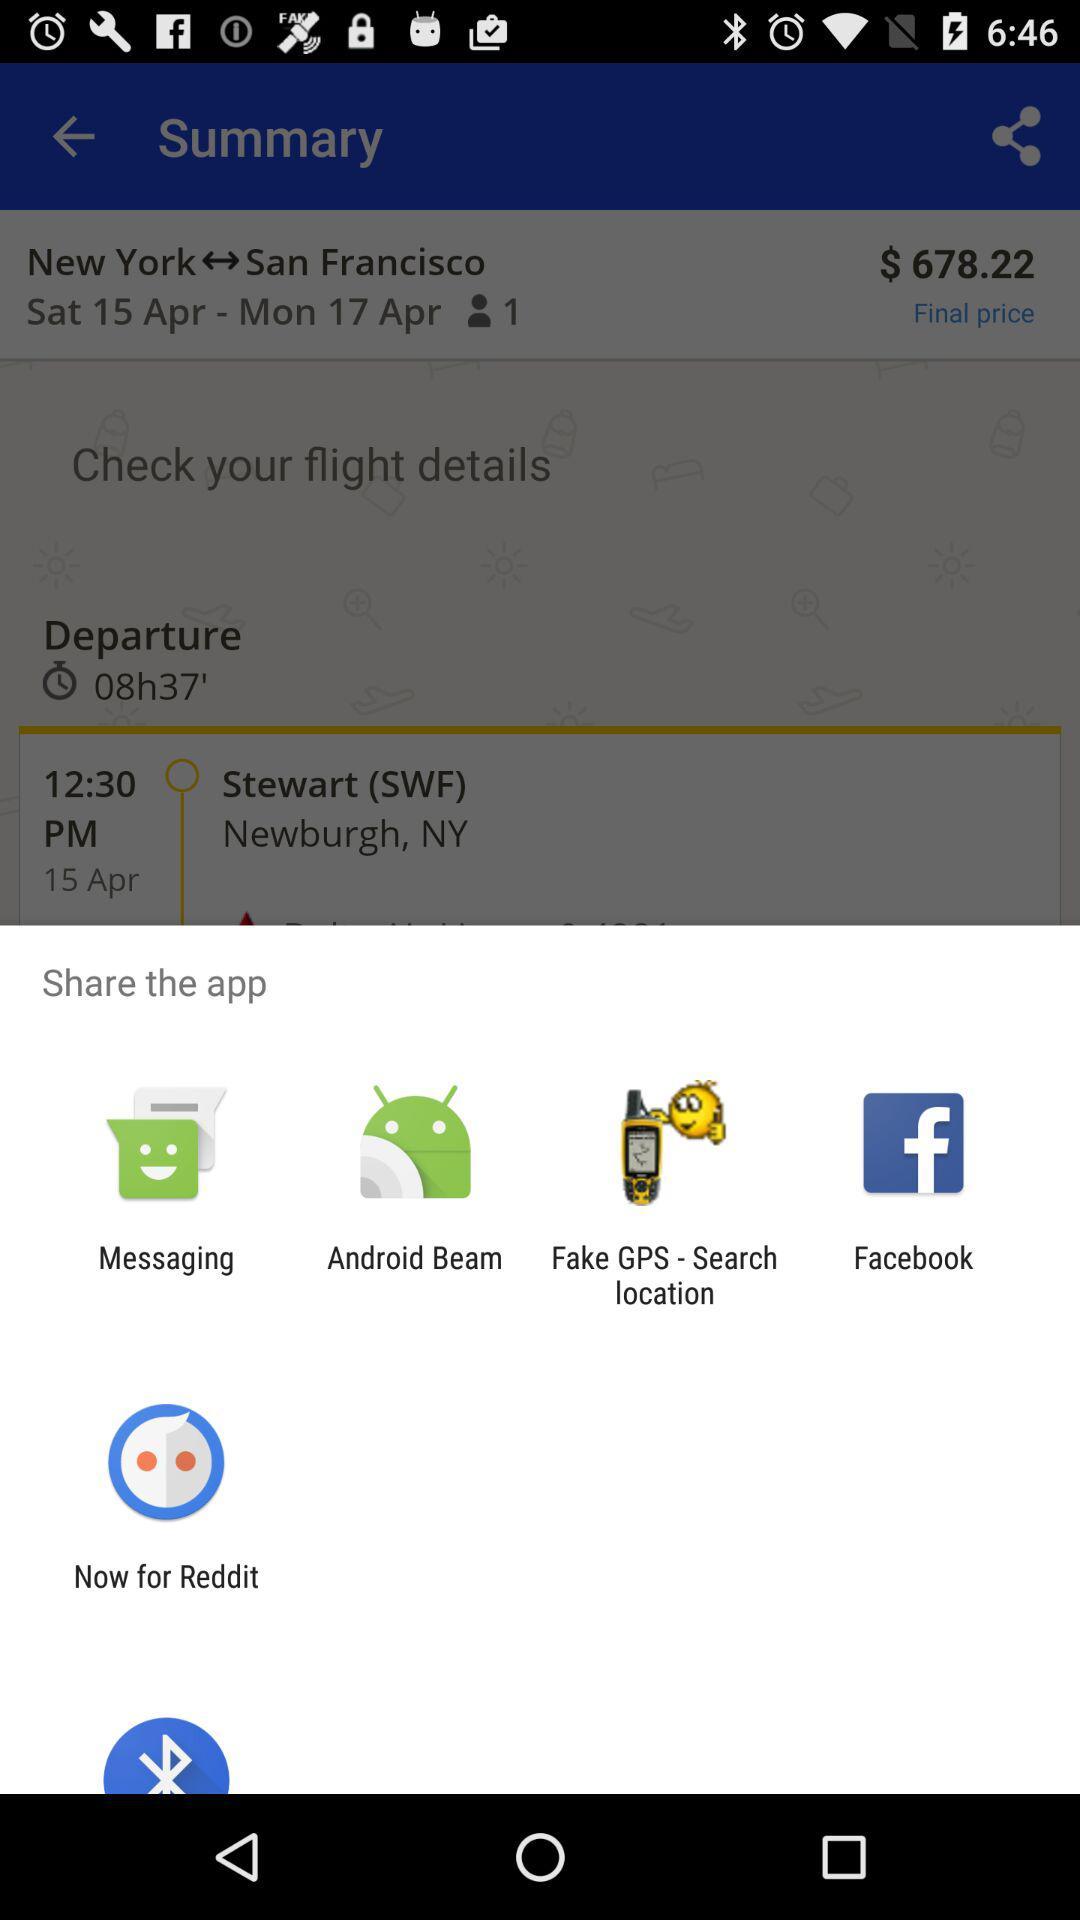  What do you see at coordinates (414, 1274) in the screenshot?
I see `the android beam icon` at bounding box center [414, 1274].